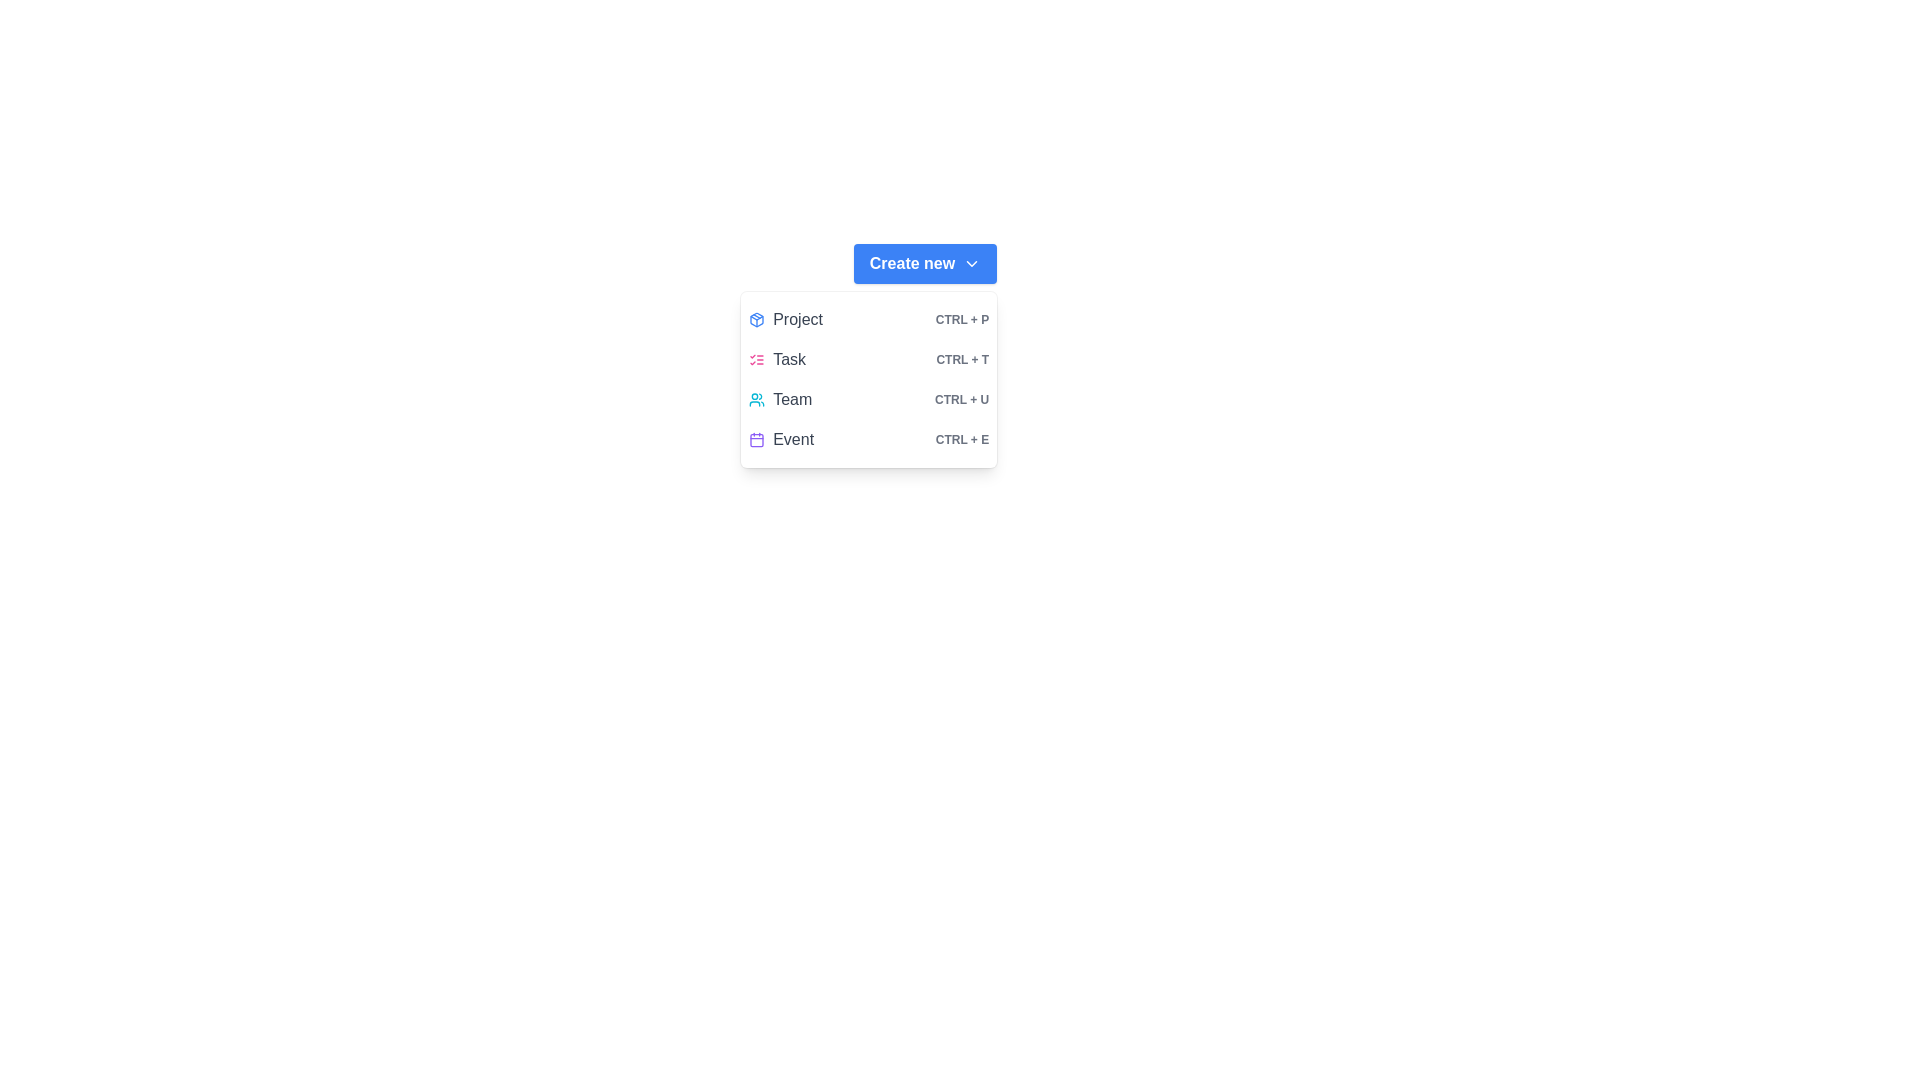 The height and width of the screenshot is (1080, 1920). What do you see at coordinates (756, 439) in the screenshot?
I see `the 'Event' icon` at bounding box center [756, 439].